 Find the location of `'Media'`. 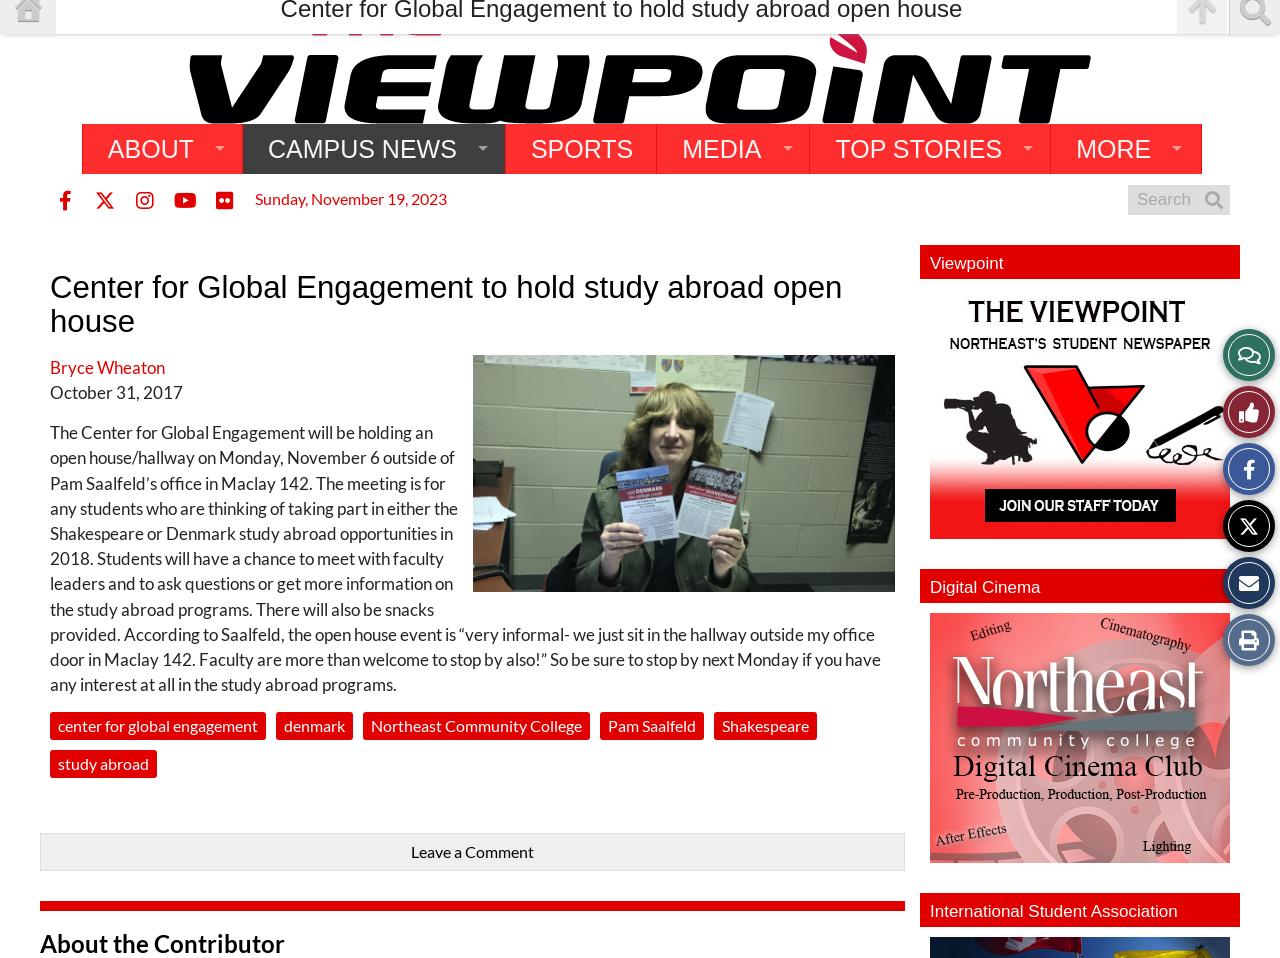

'Media' is located at coordinates (720, 148).